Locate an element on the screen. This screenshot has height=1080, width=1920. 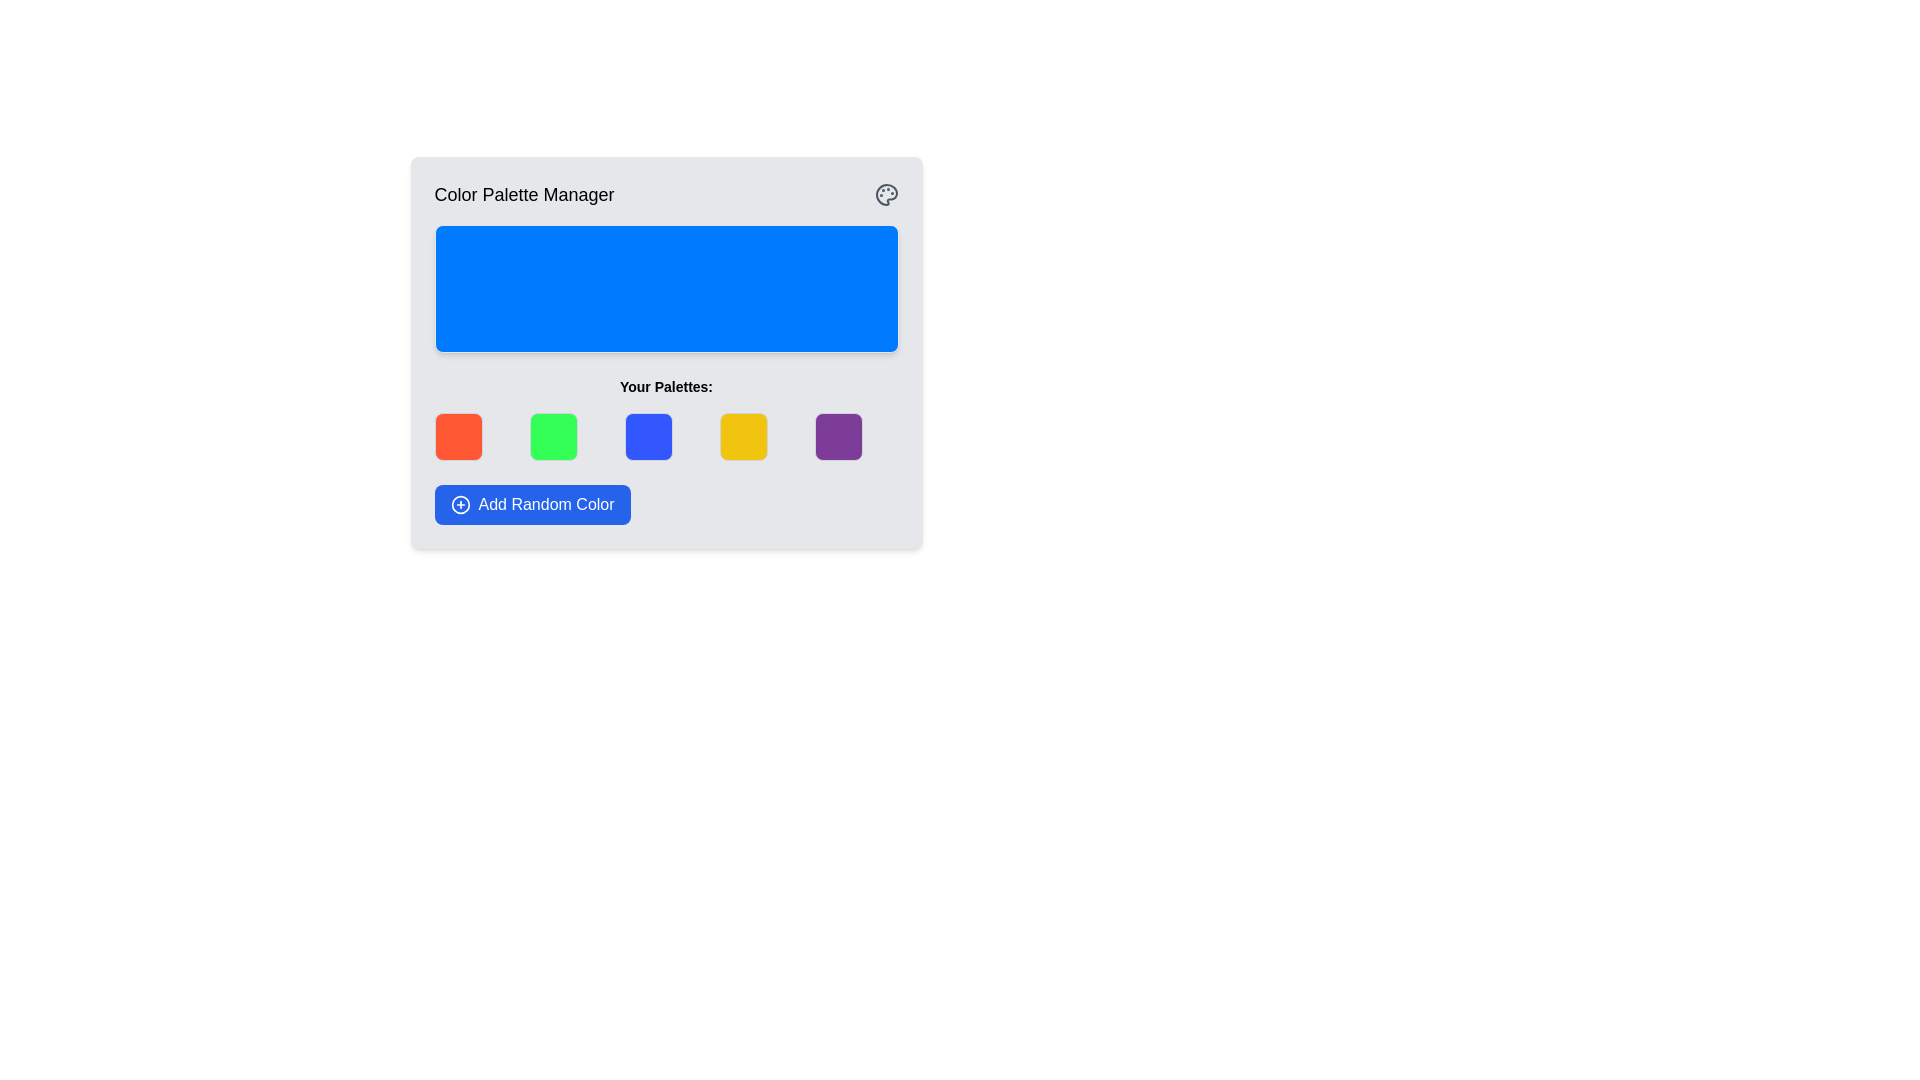
the purple color swatch with rounded corners and gray border located in the fifth position of the 'Your Palettes' section is located at coordinates (839, 435).